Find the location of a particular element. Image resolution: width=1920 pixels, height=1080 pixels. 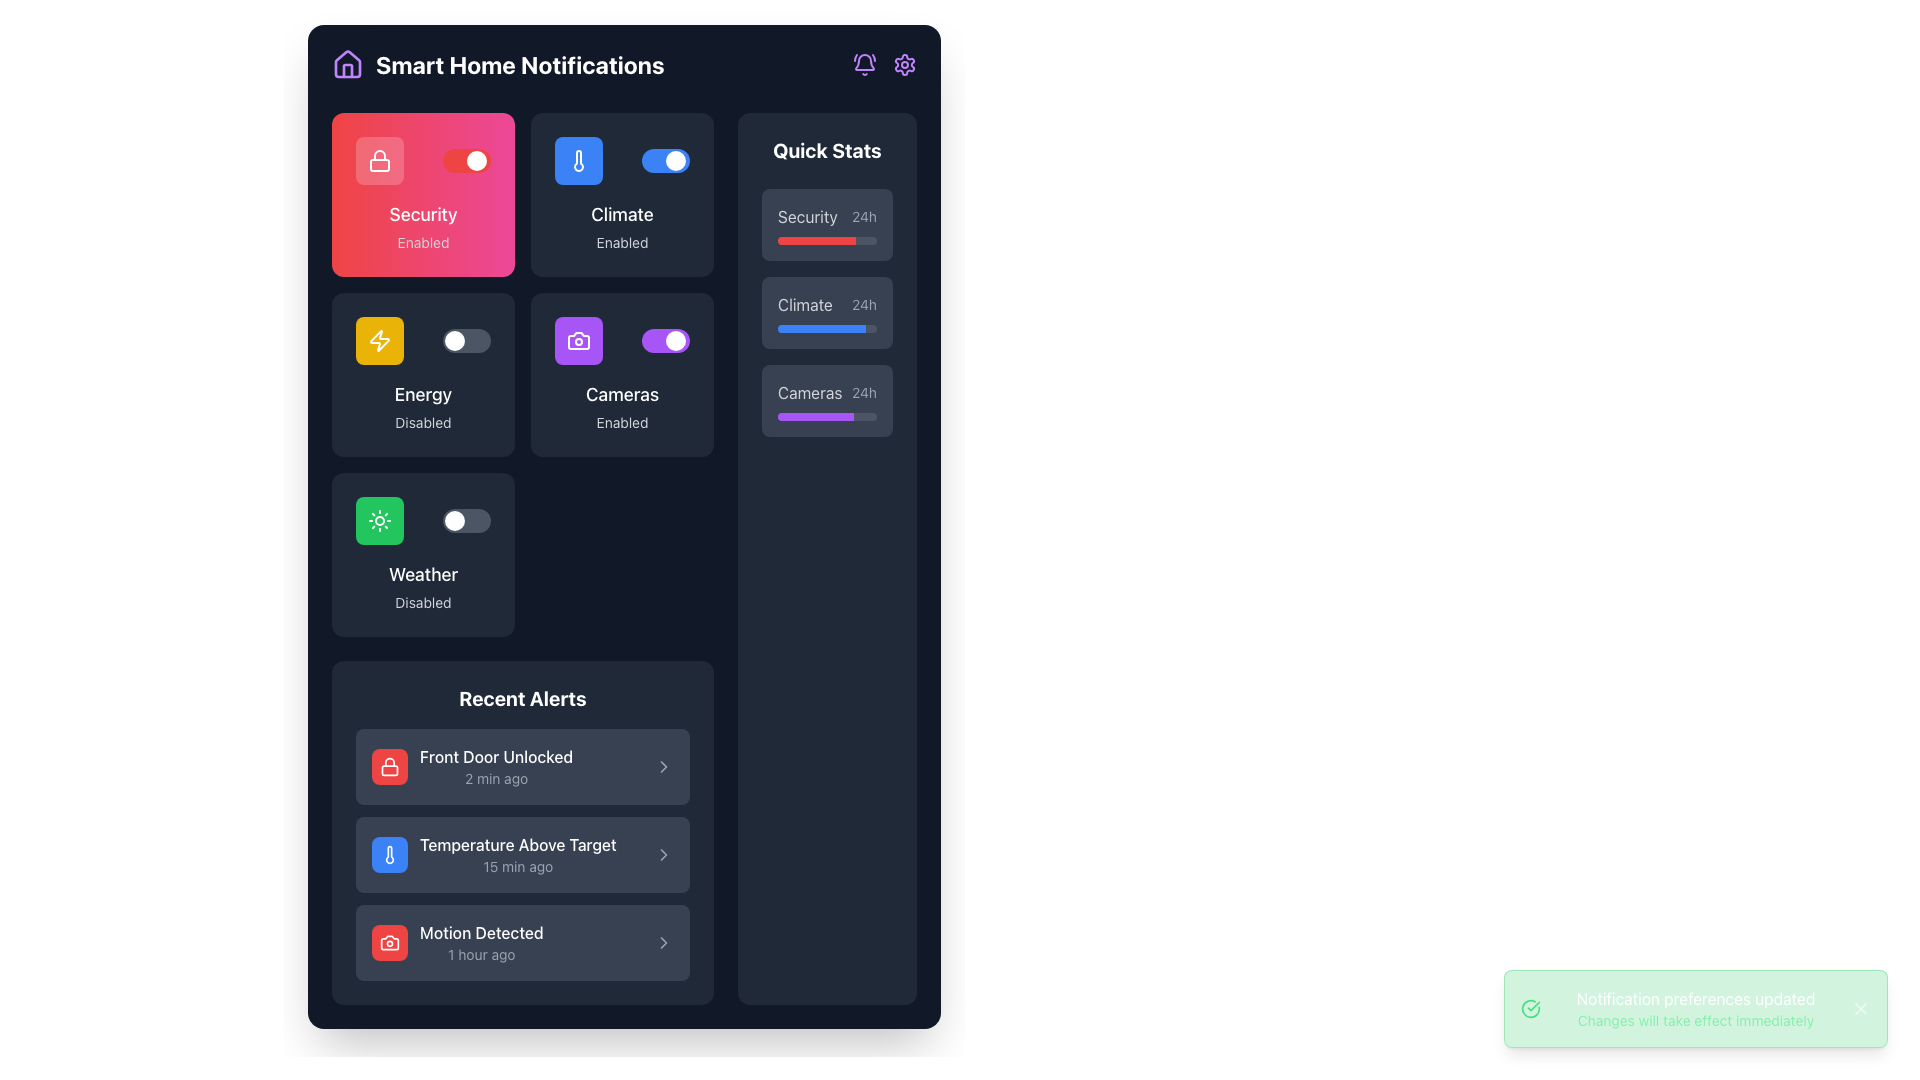

the middle widget displaying 'Climate' and '24h' is located at coordinates (827, 312).